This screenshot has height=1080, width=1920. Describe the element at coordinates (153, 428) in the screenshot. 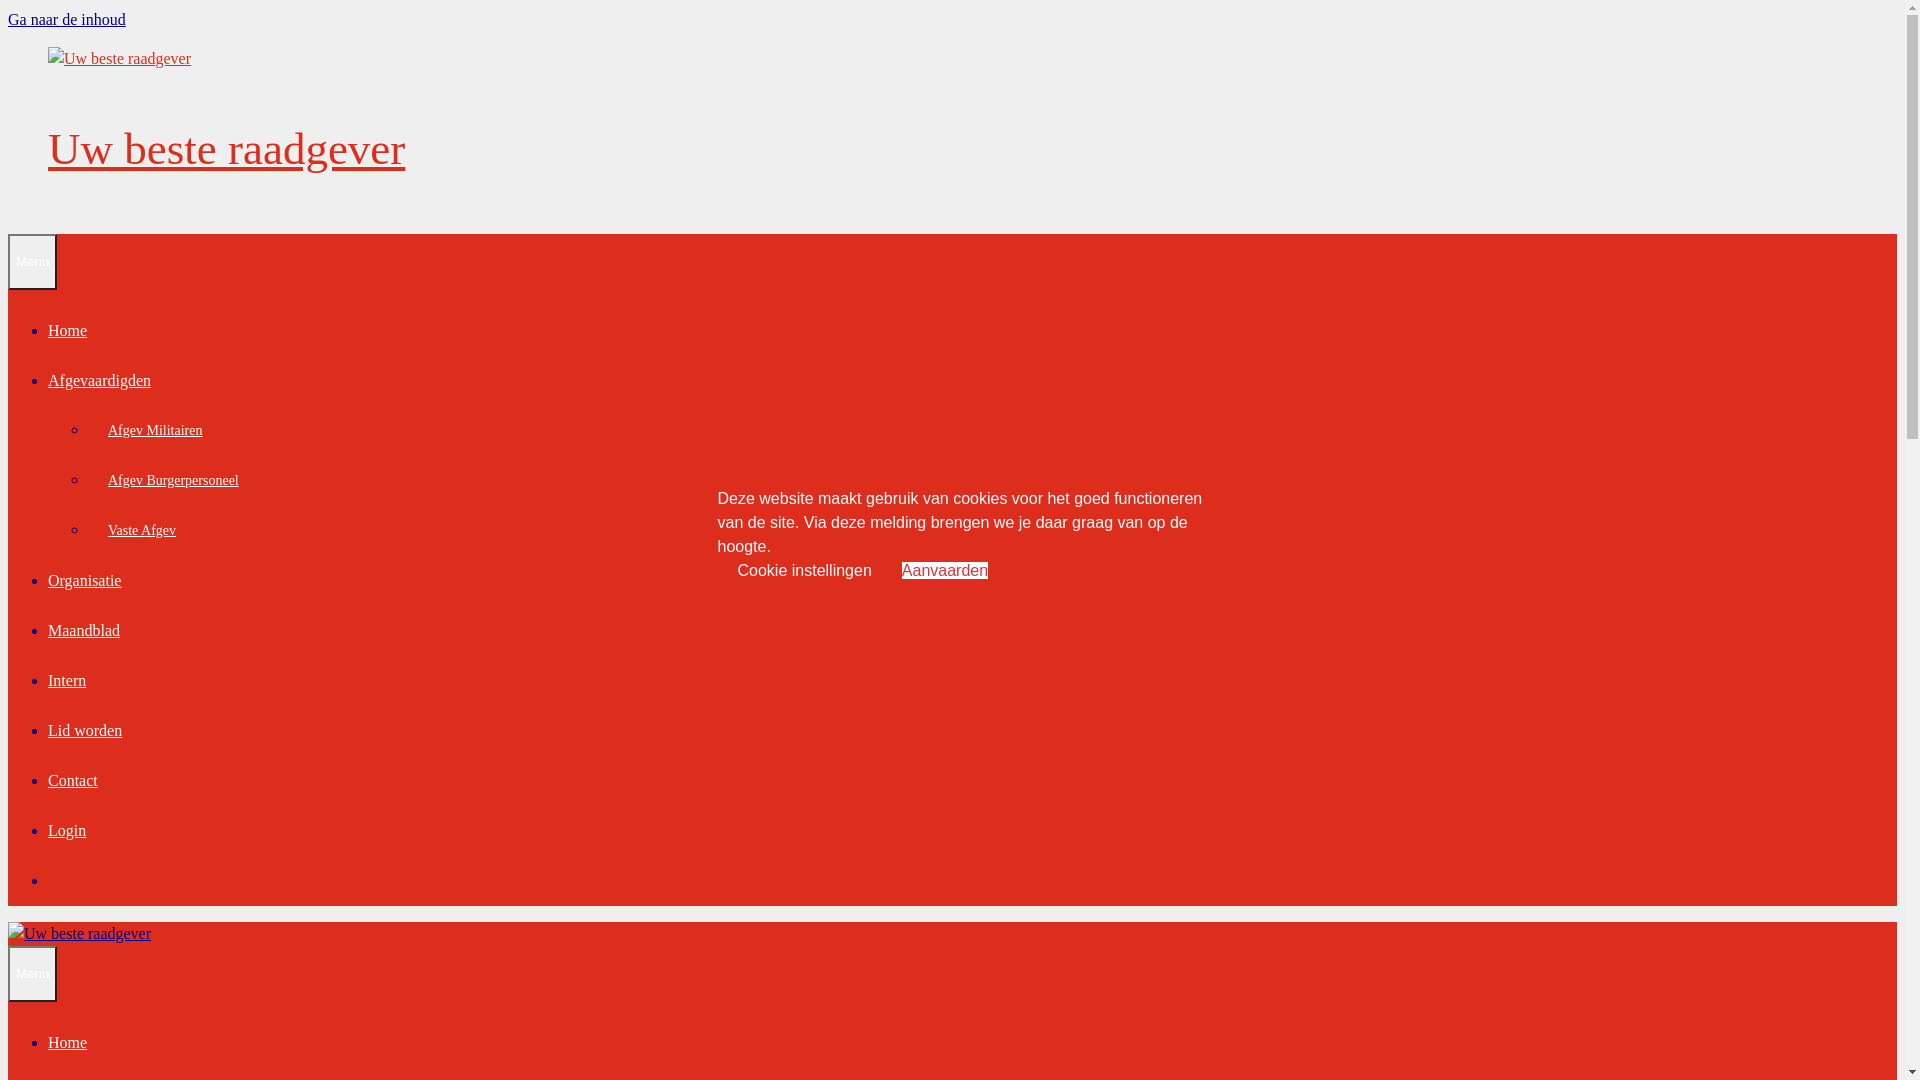

I see `'Afgev Militairen'` at that location.